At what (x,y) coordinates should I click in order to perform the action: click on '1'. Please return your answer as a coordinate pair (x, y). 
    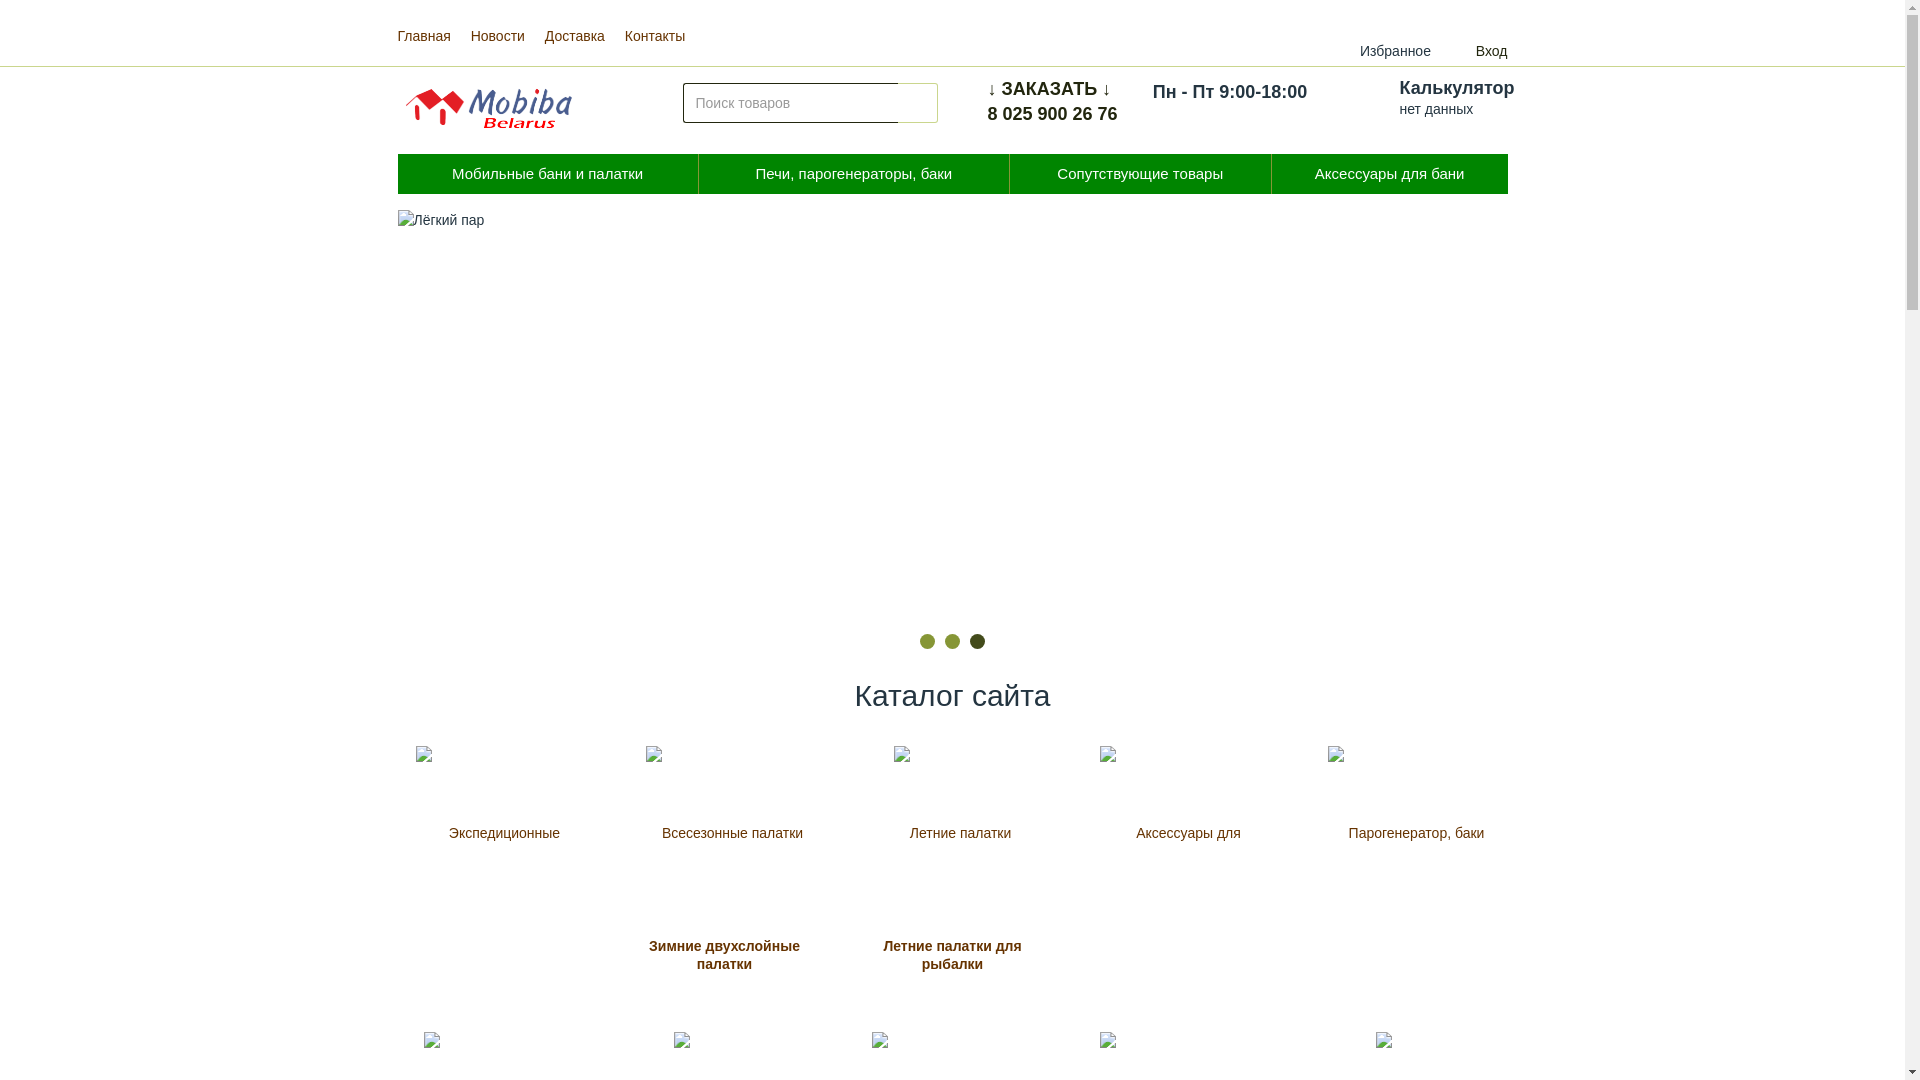
    Looking at the image, I should click on (926, 641).